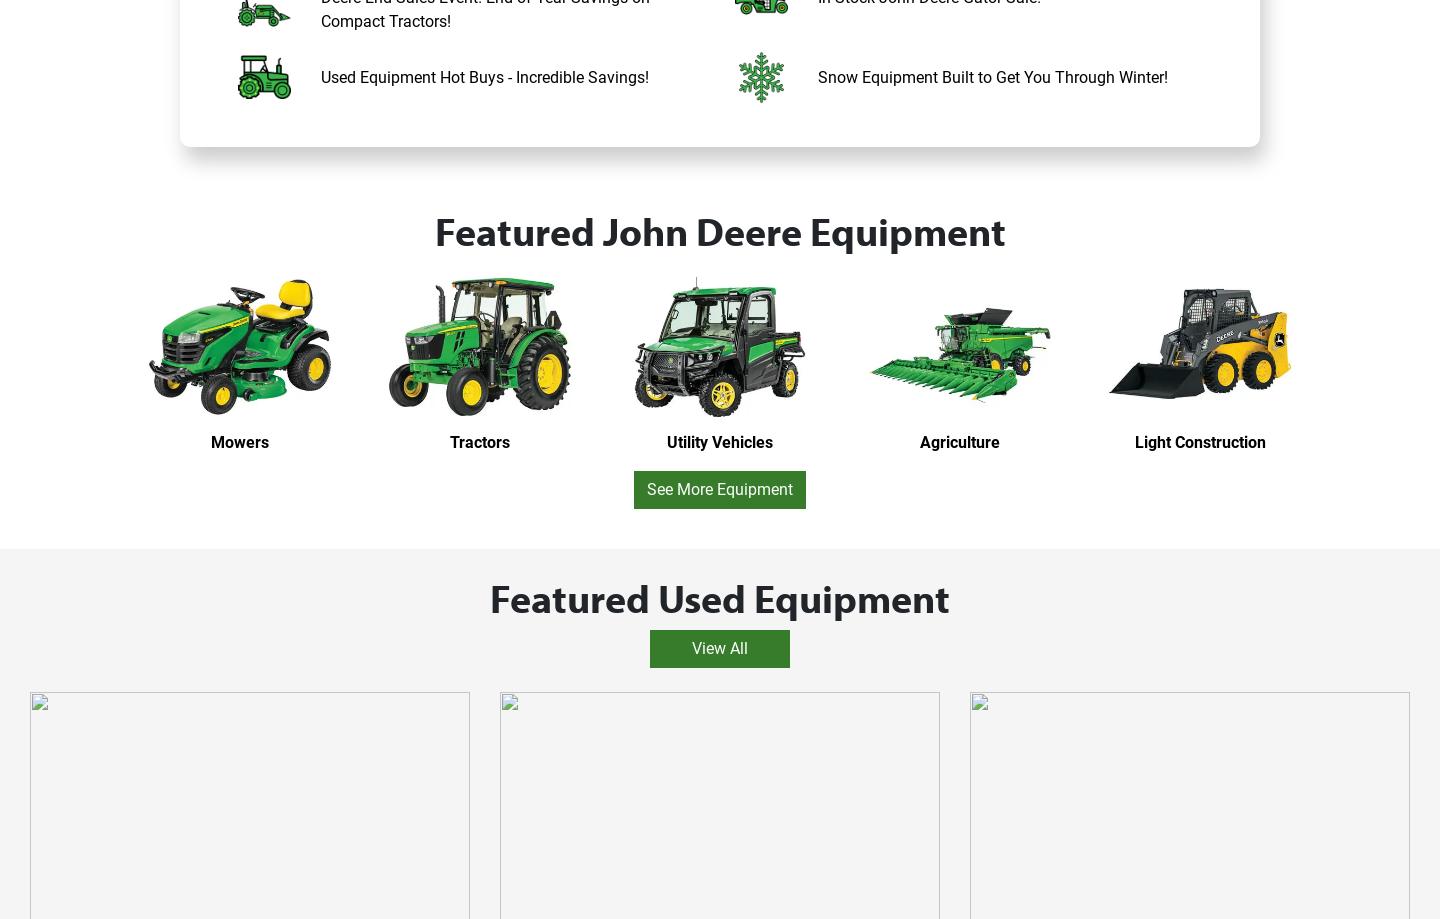 The height and width of the screenshot is (919, 1440). What do you see at coordinates (1199, 441) in the screenshot?
I see `'Light Construction'` at bounding box center [1199, 441].